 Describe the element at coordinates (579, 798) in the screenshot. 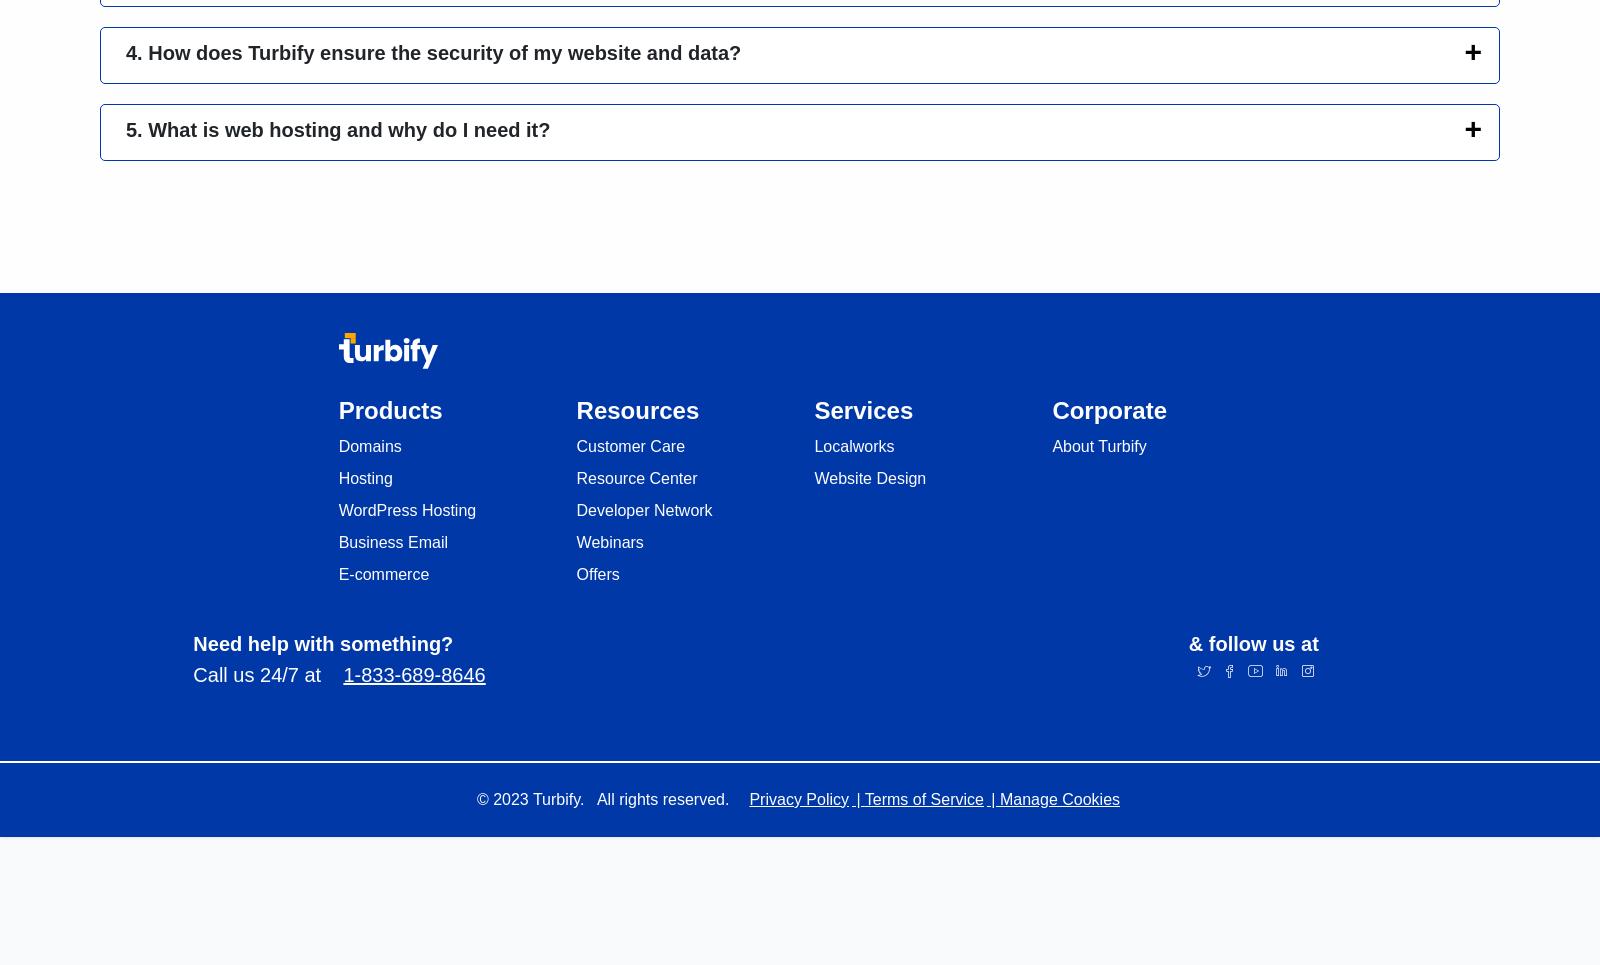

I see `'.   All rights reserved.'` at that location.